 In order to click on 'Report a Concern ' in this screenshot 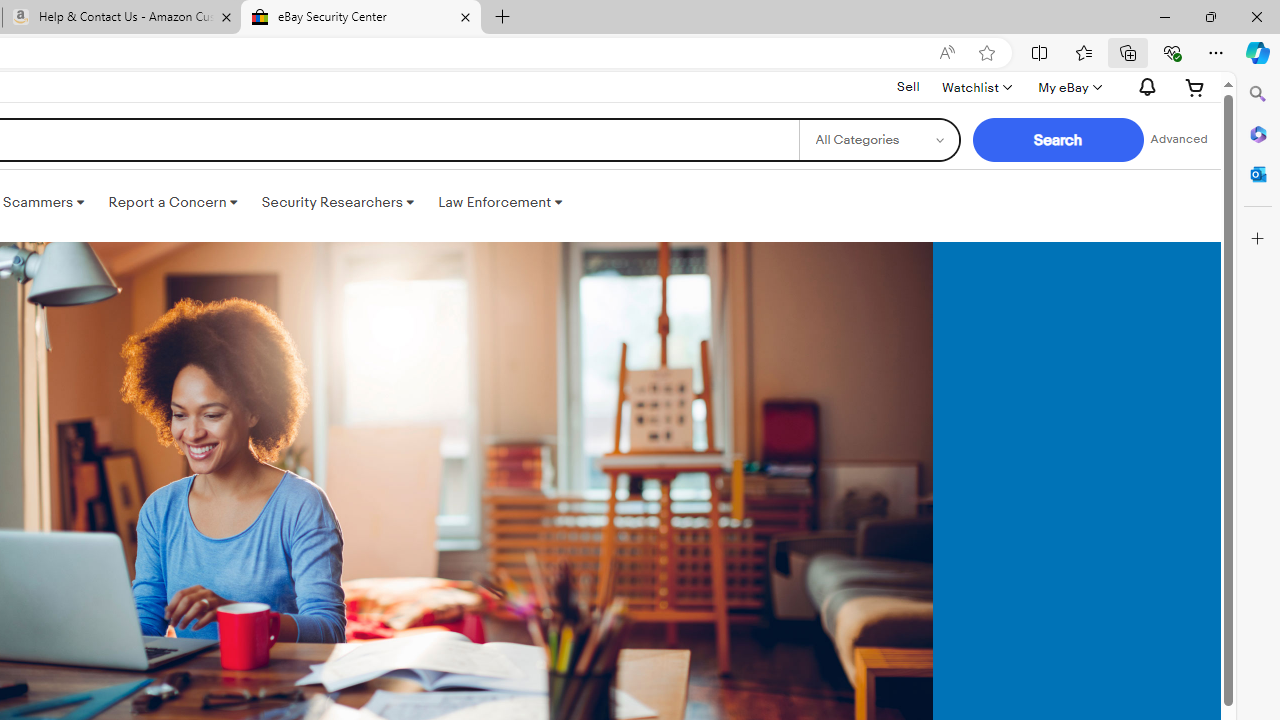, I will do `click(173, 203)`.